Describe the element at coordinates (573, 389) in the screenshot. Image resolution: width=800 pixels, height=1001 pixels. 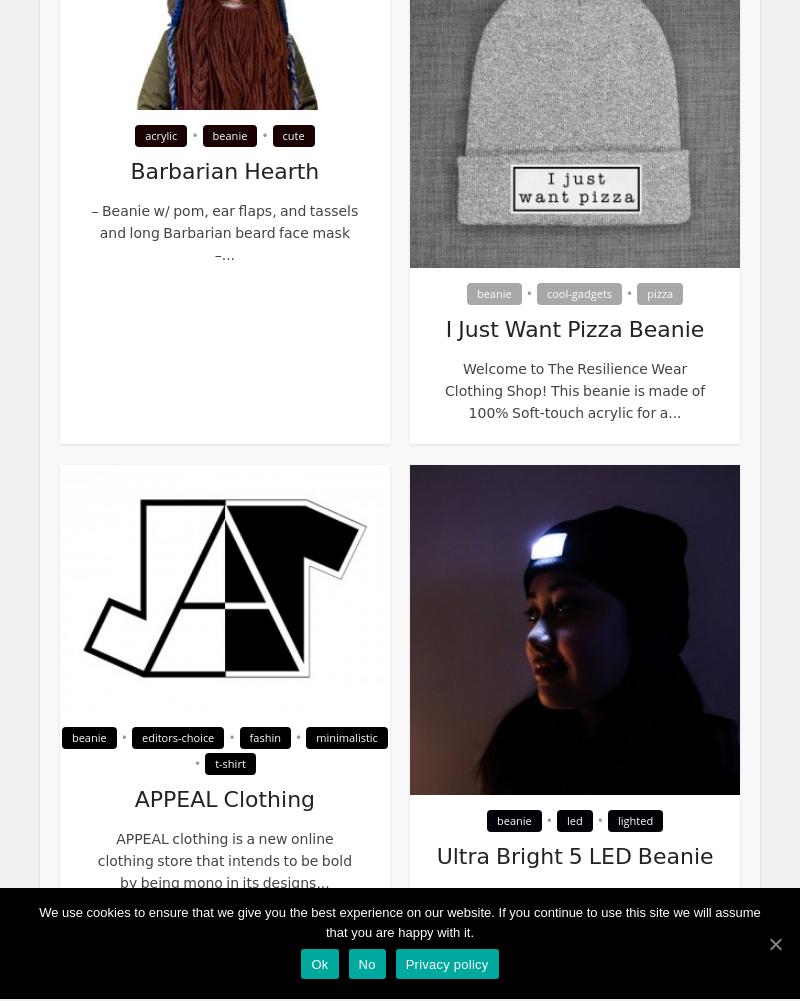
I see `'Welcome to The Resilience Wear Clothing Shop! This beanie is made of 100% Soft-touch acrylic for a...'` at that location.